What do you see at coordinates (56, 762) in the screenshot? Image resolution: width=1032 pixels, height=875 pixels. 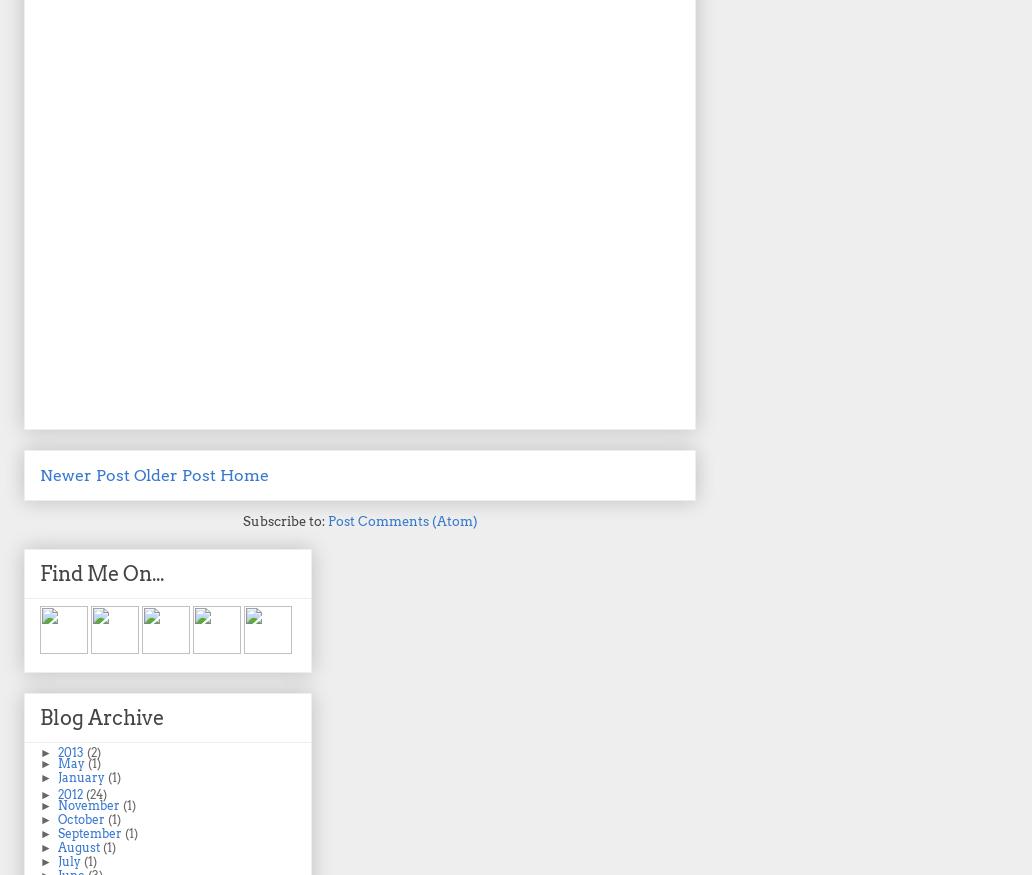 I see `'May'` at bounding box center [56, 762].